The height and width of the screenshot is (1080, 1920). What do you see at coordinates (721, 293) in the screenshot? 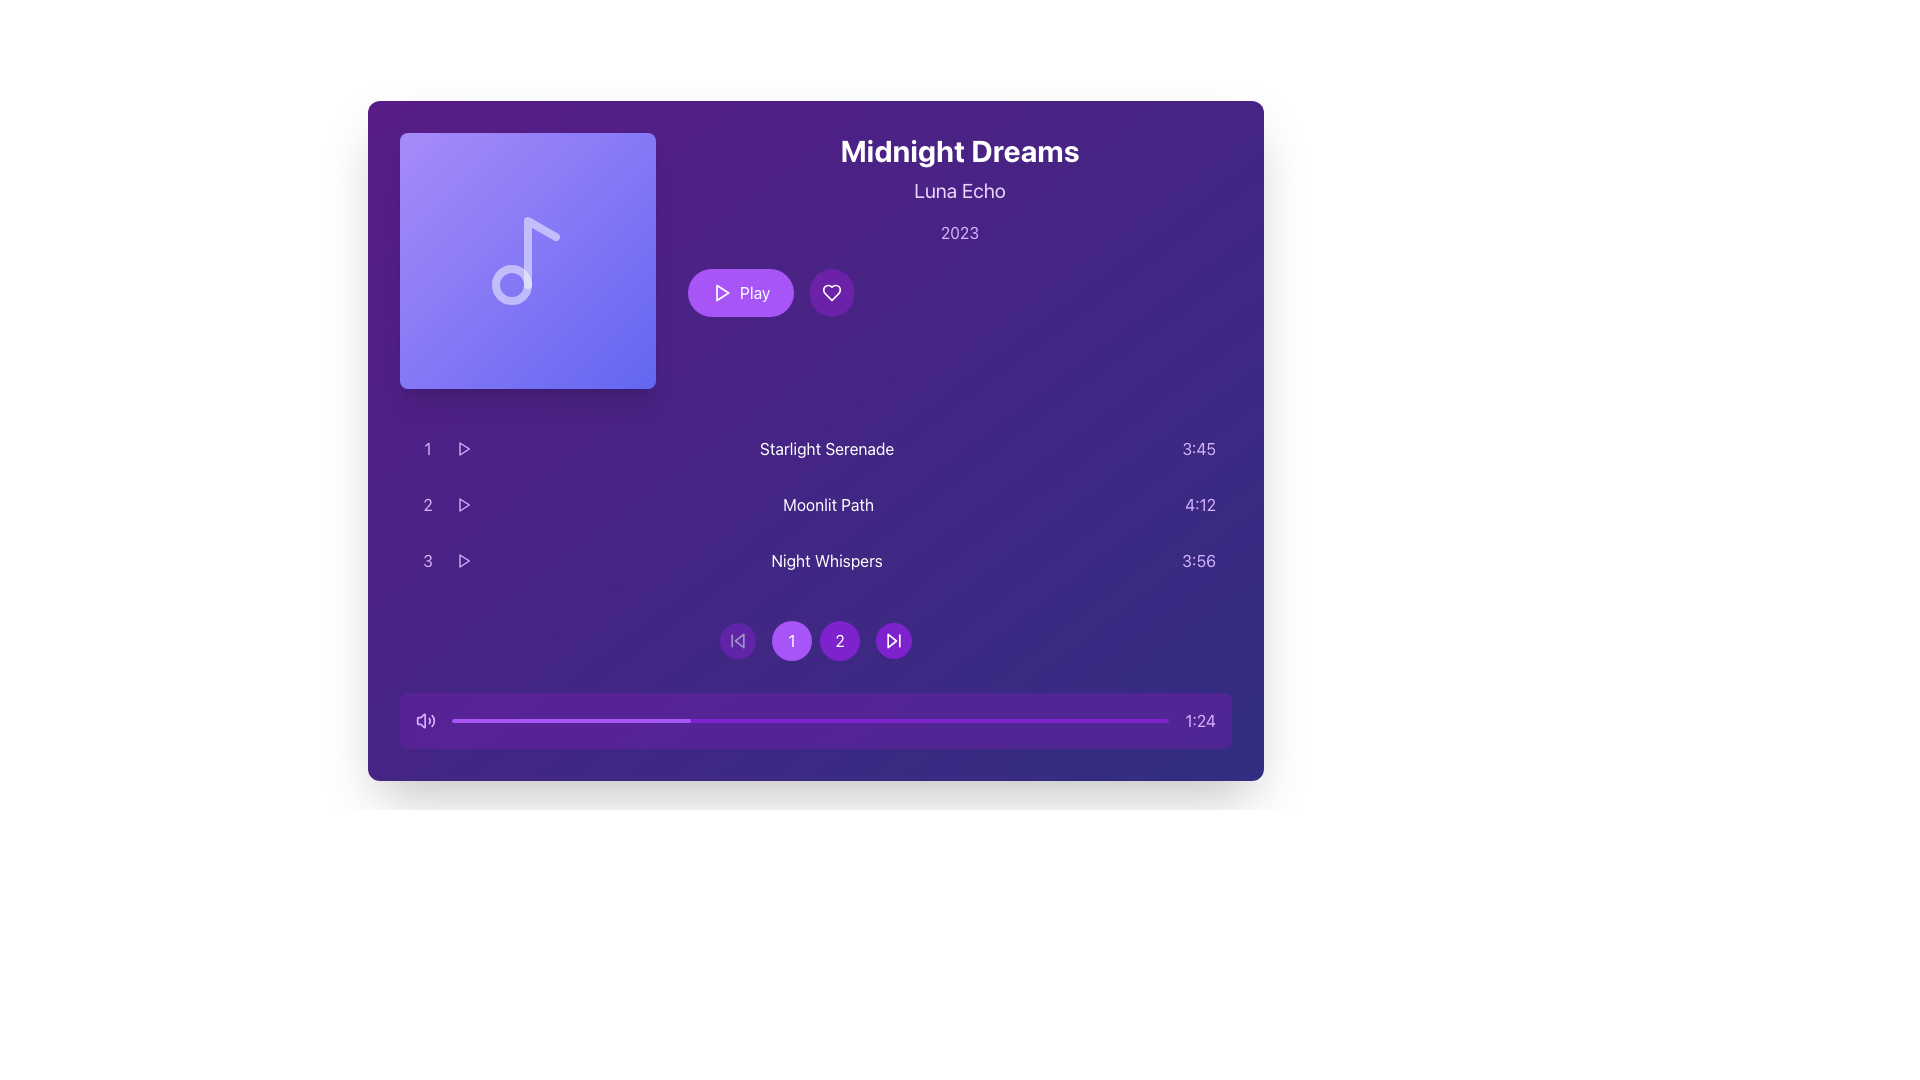
I see `the play button icon, which is part of the circular left portion of the button that indicates starting media playback` at bounding box center [721, 293].